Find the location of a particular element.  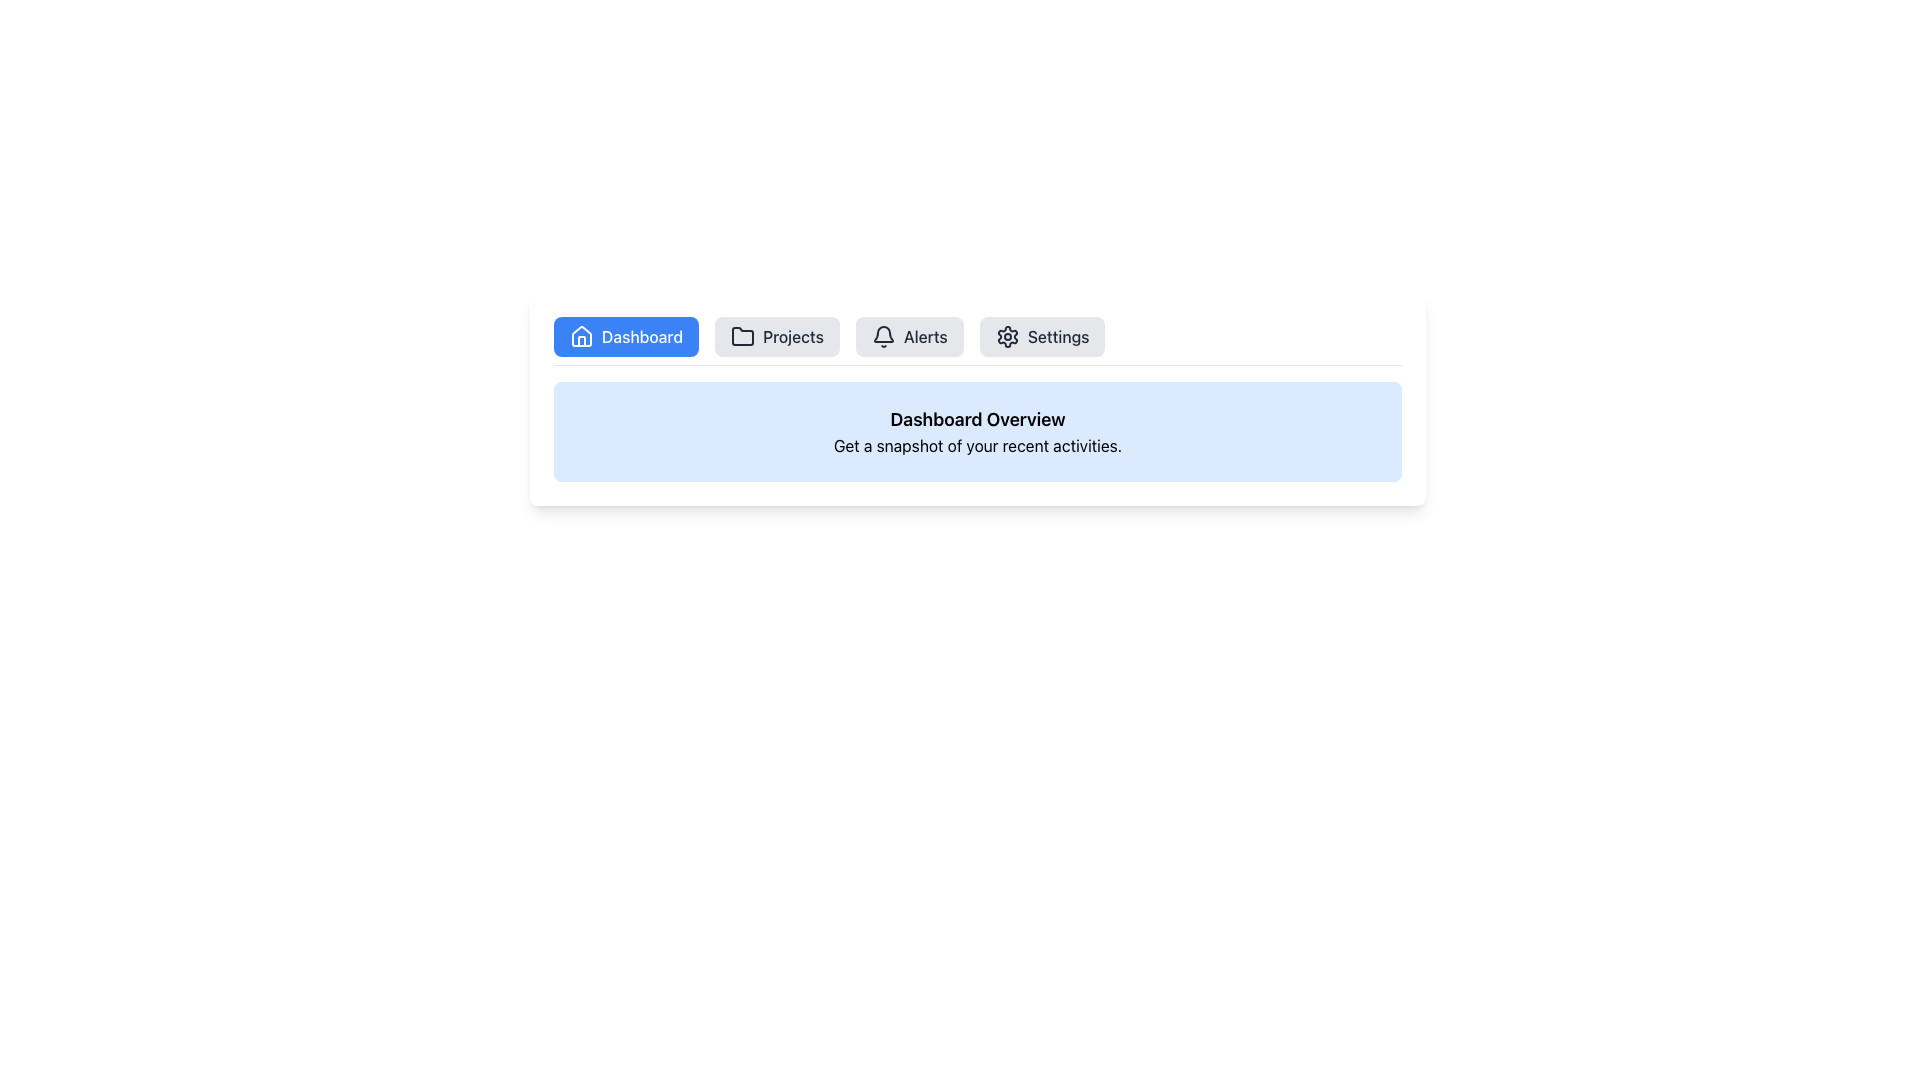

bold and prominent text 'Dashboard Overview' to understand the section heading is located at coordinates (978, 419).